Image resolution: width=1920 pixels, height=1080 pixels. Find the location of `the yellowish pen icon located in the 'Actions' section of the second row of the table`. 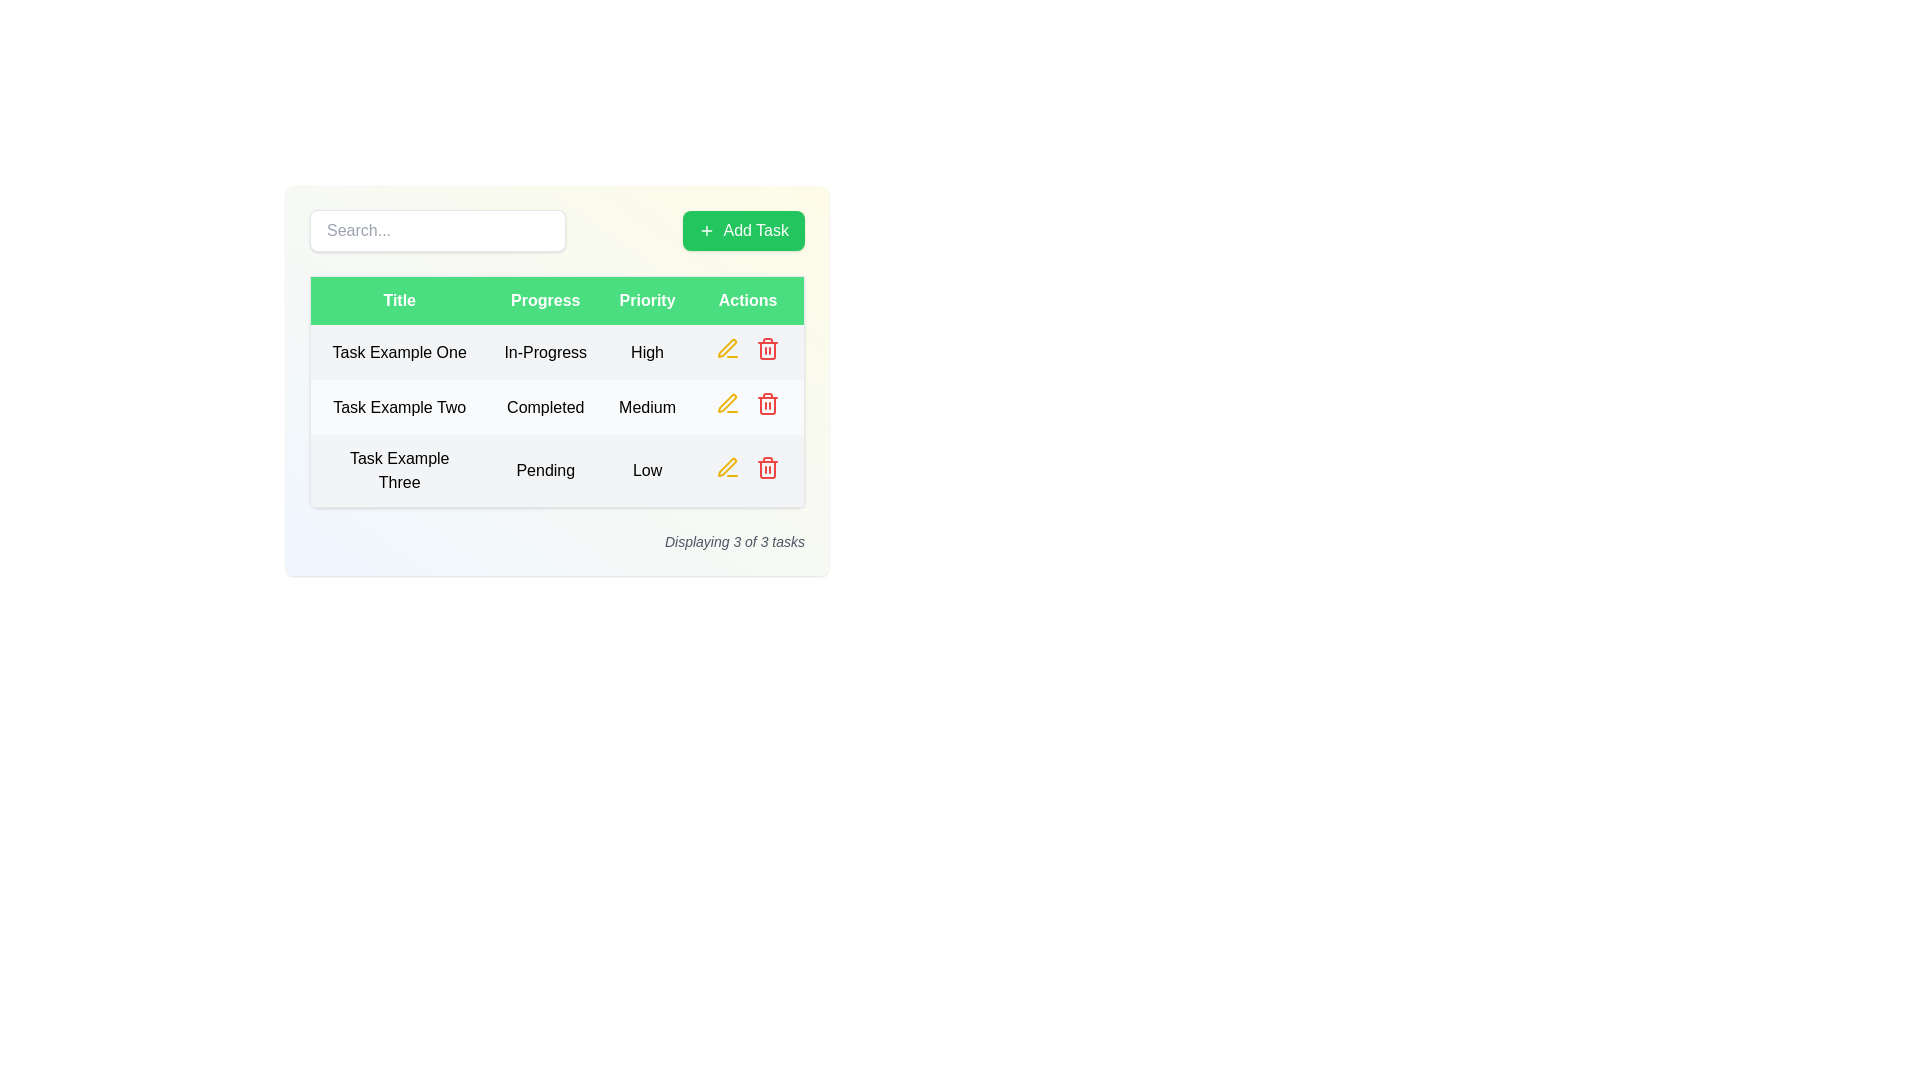

the yellowish pen icon located in the 'Actions' section of the second row of the table is located at coordinates (726, 347).